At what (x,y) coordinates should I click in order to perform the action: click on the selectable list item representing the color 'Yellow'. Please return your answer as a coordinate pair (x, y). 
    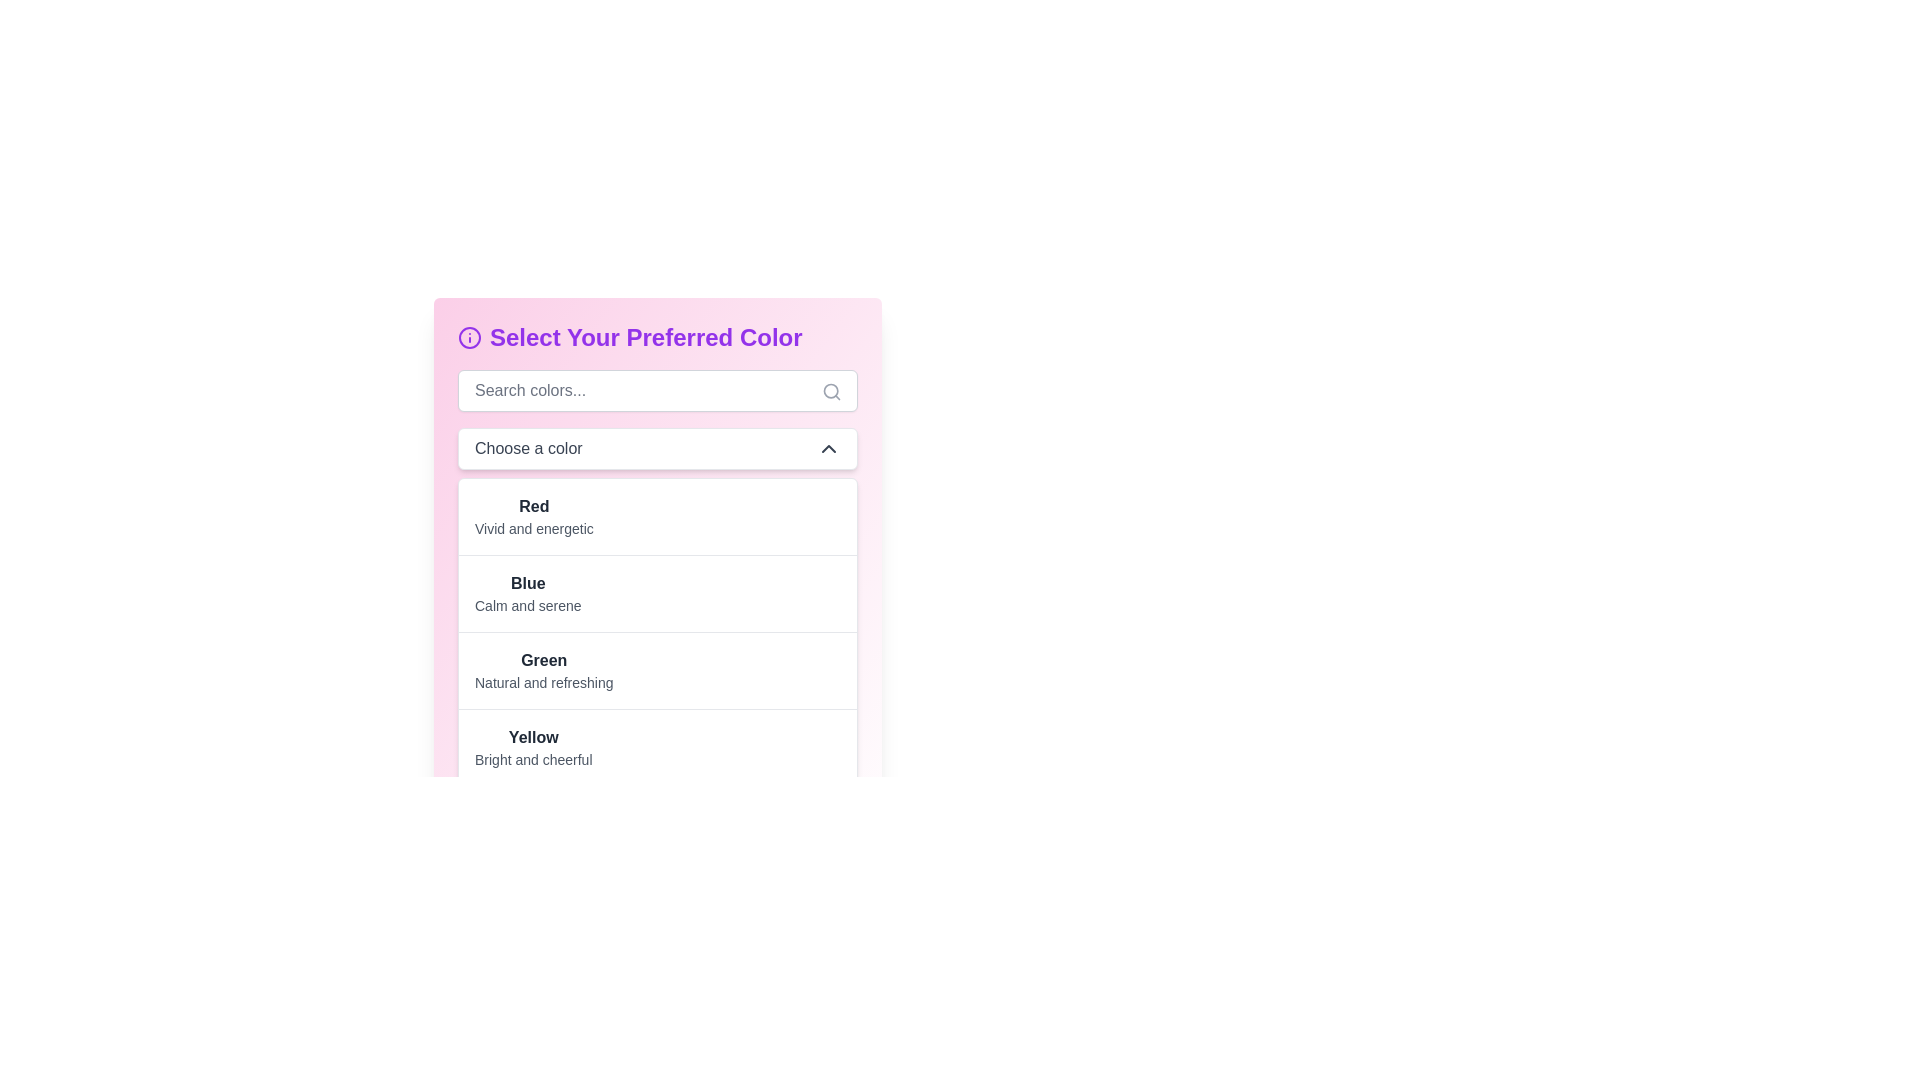
    Looking at the image, I should click on (657, 747).